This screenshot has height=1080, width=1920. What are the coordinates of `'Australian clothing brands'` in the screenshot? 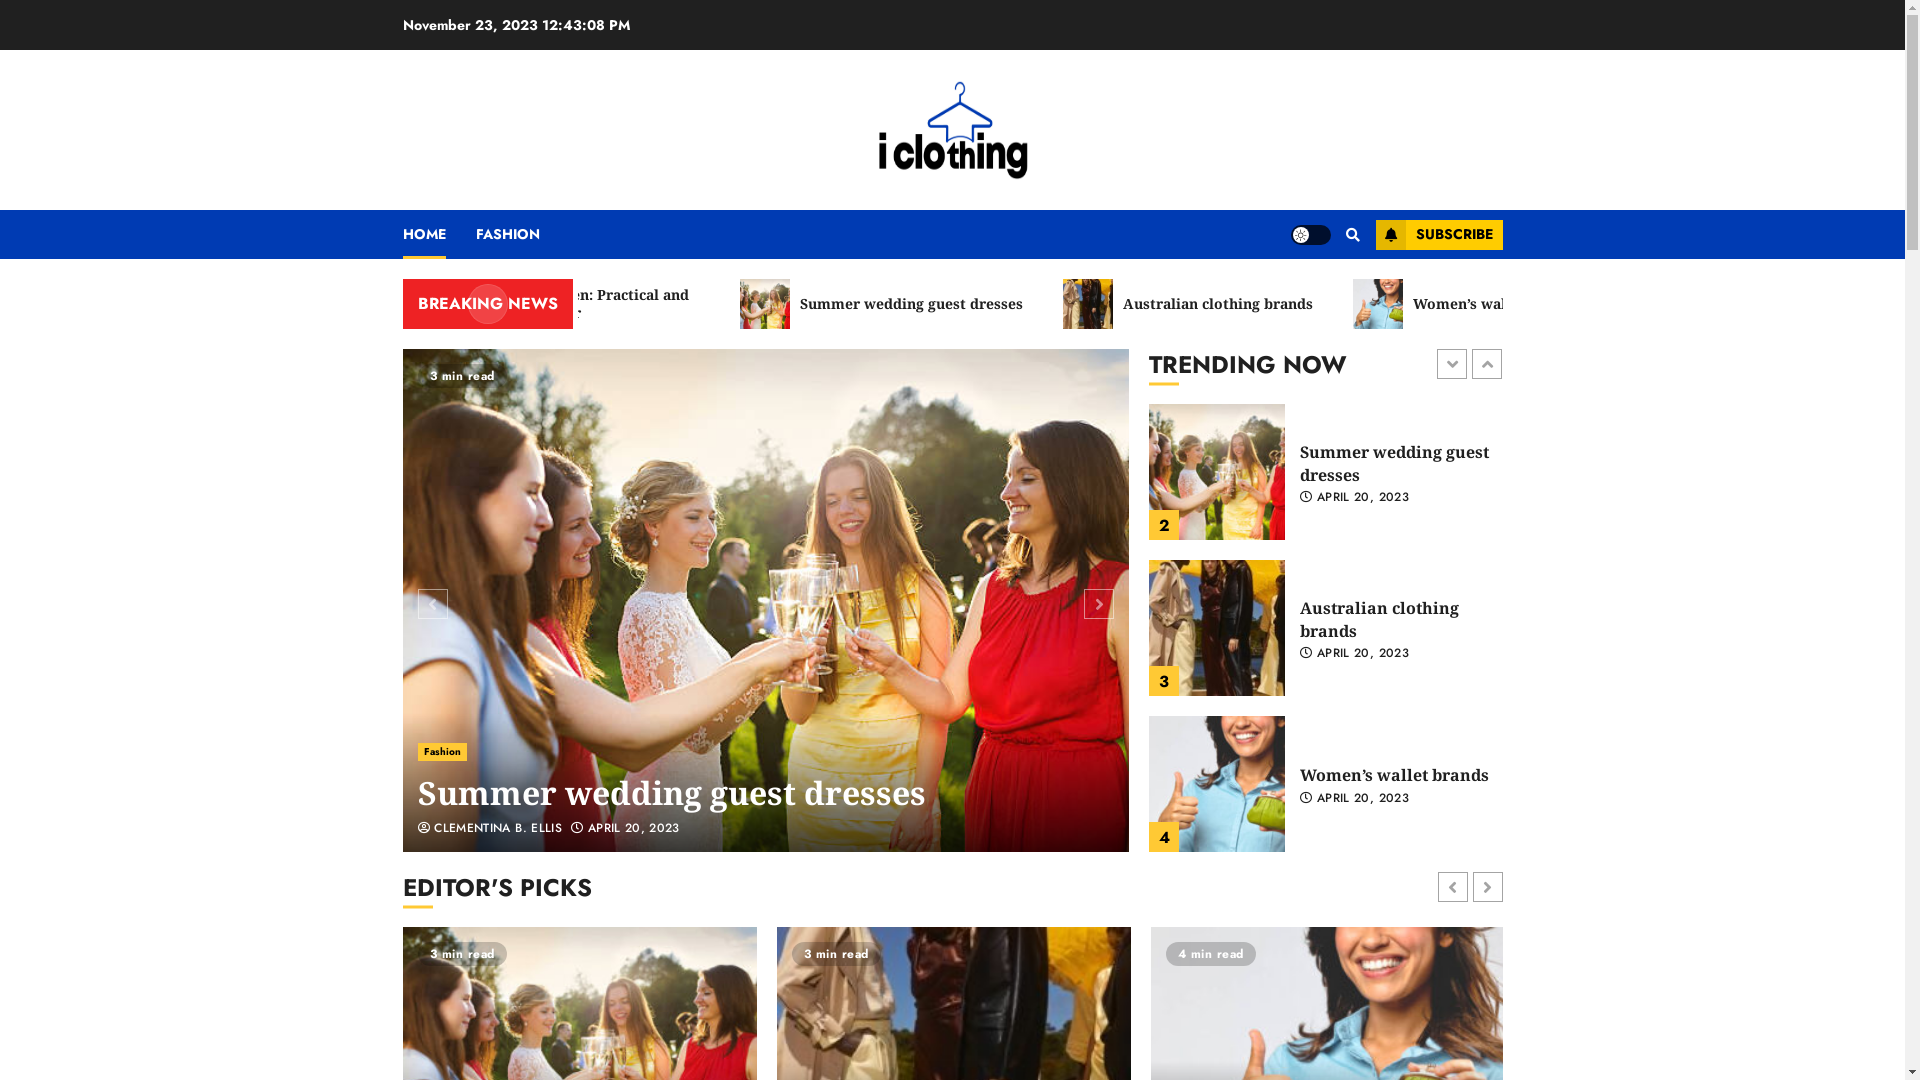 It's located at (1300, 774).